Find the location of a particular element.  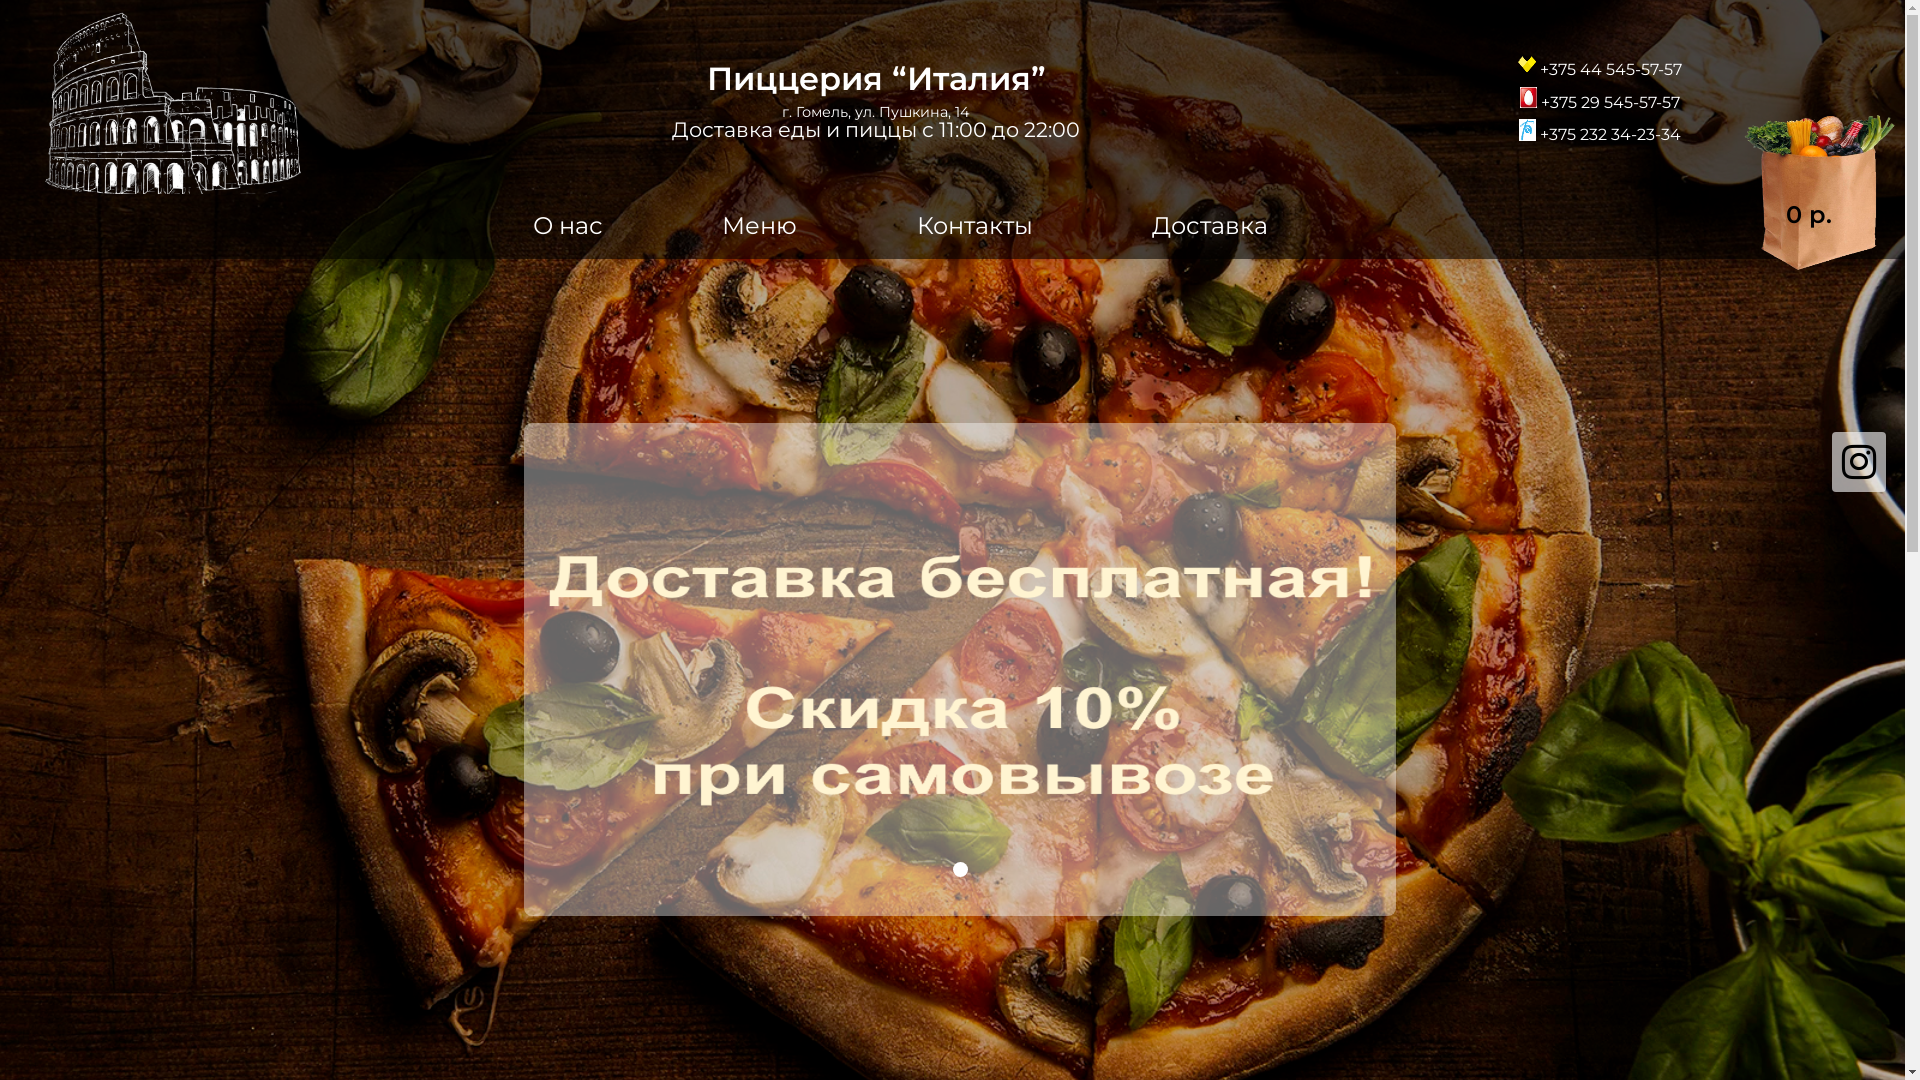

'+375 29 545-57-57' is located at coordinates (1598, 97).